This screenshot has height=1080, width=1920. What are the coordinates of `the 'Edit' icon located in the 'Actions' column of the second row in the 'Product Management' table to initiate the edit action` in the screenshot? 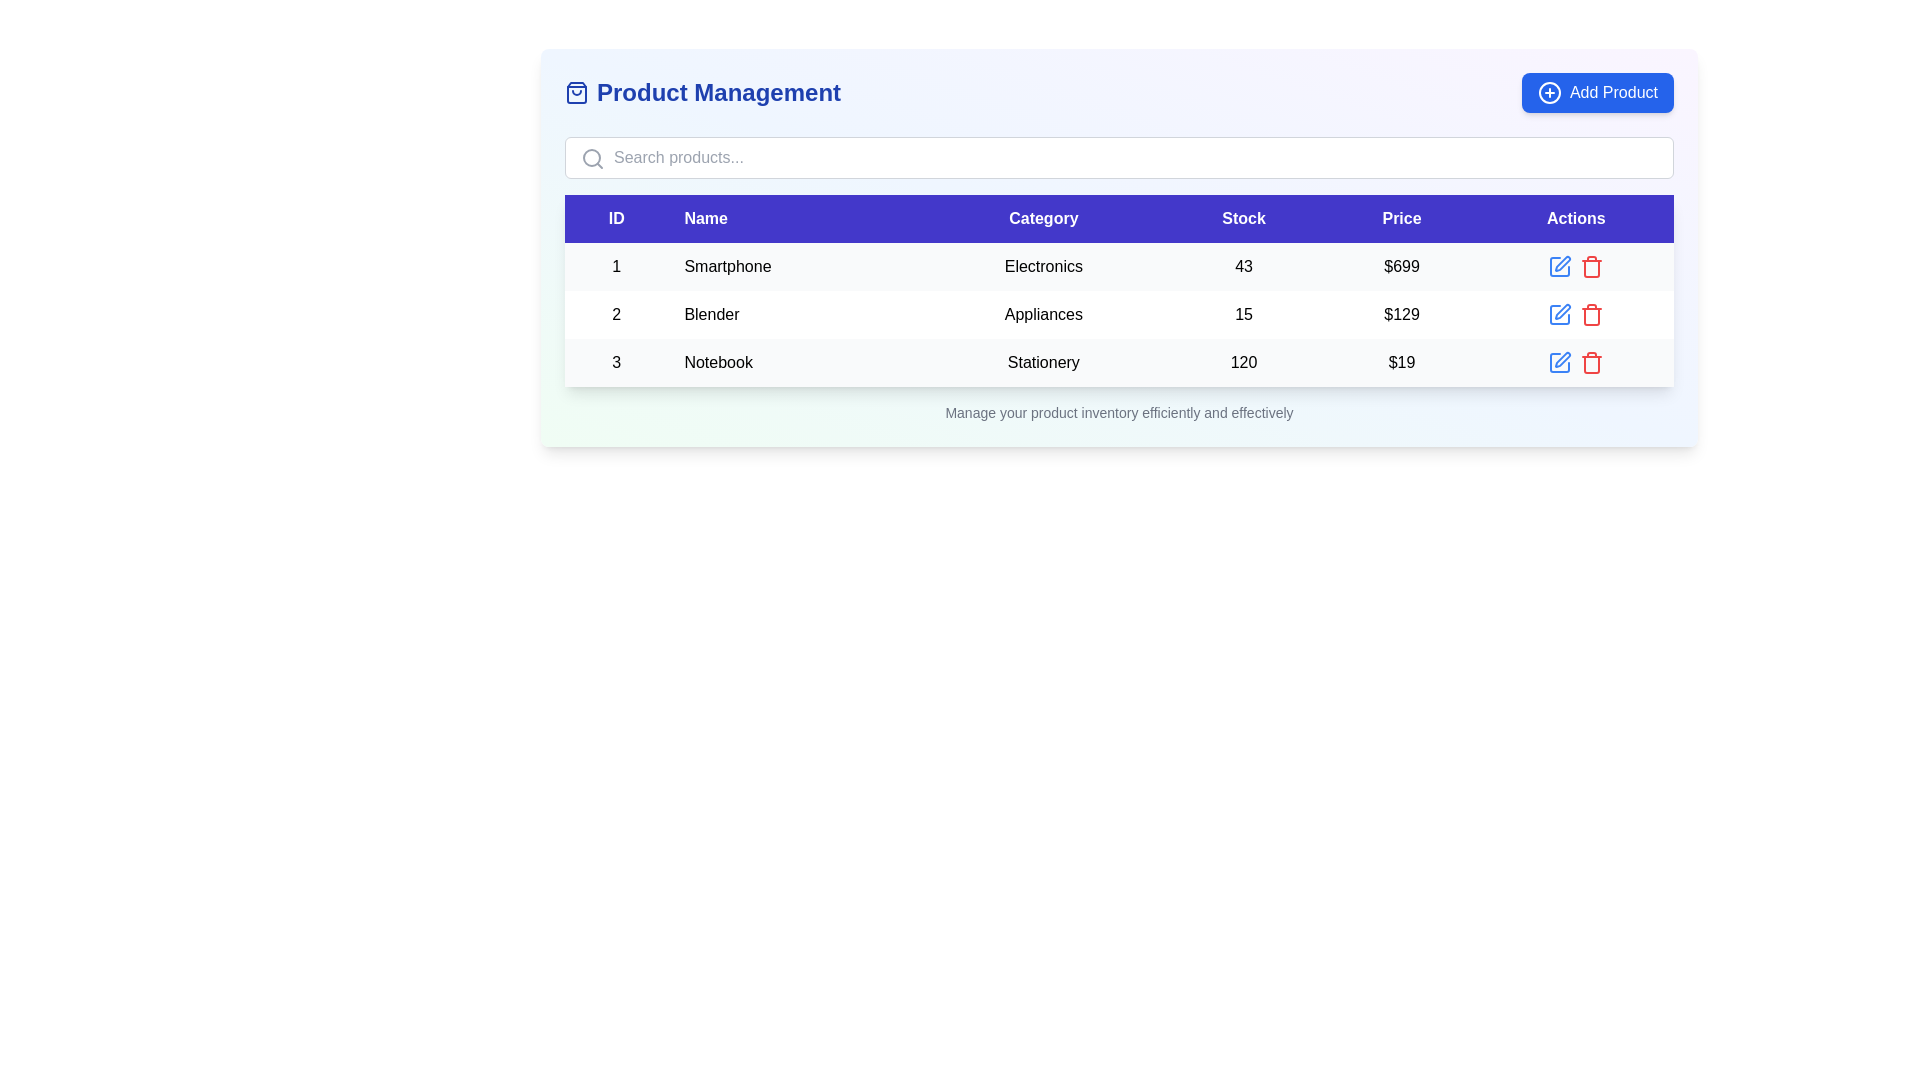 It's located at (1559, 315).